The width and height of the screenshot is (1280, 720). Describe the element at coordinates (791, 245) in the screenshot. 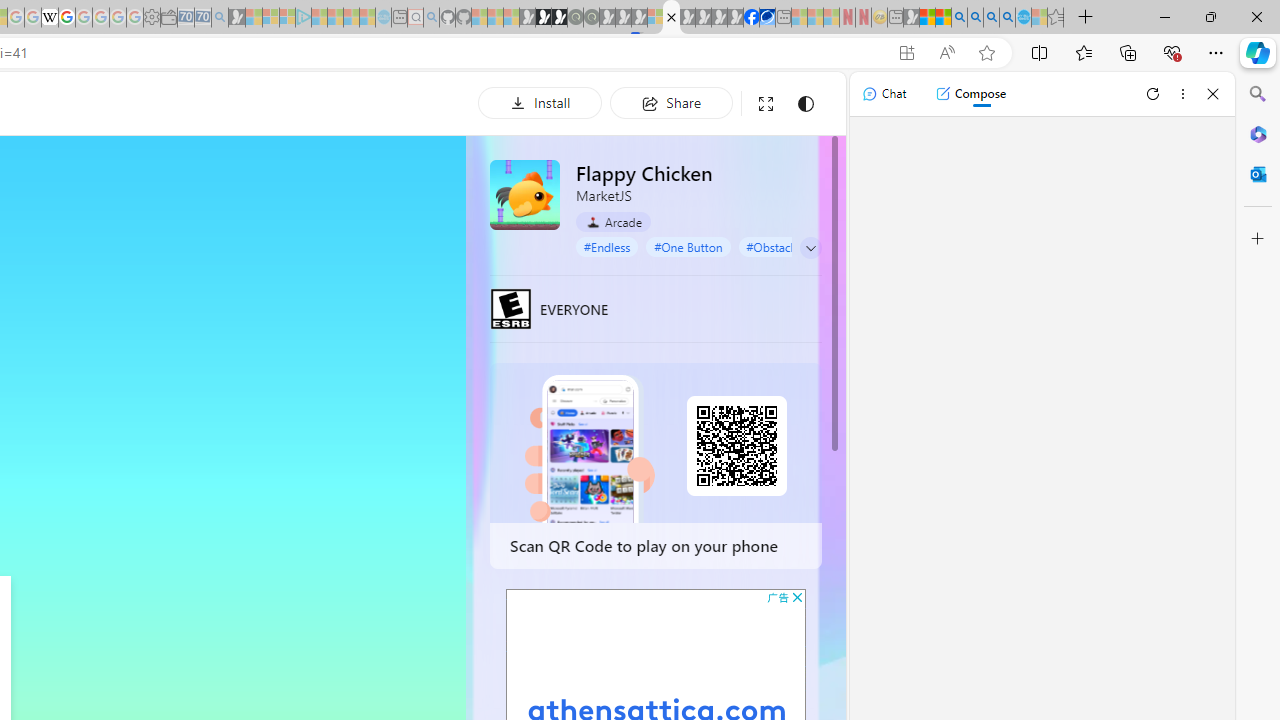

I see `'#Obstacle Course'` at that location.